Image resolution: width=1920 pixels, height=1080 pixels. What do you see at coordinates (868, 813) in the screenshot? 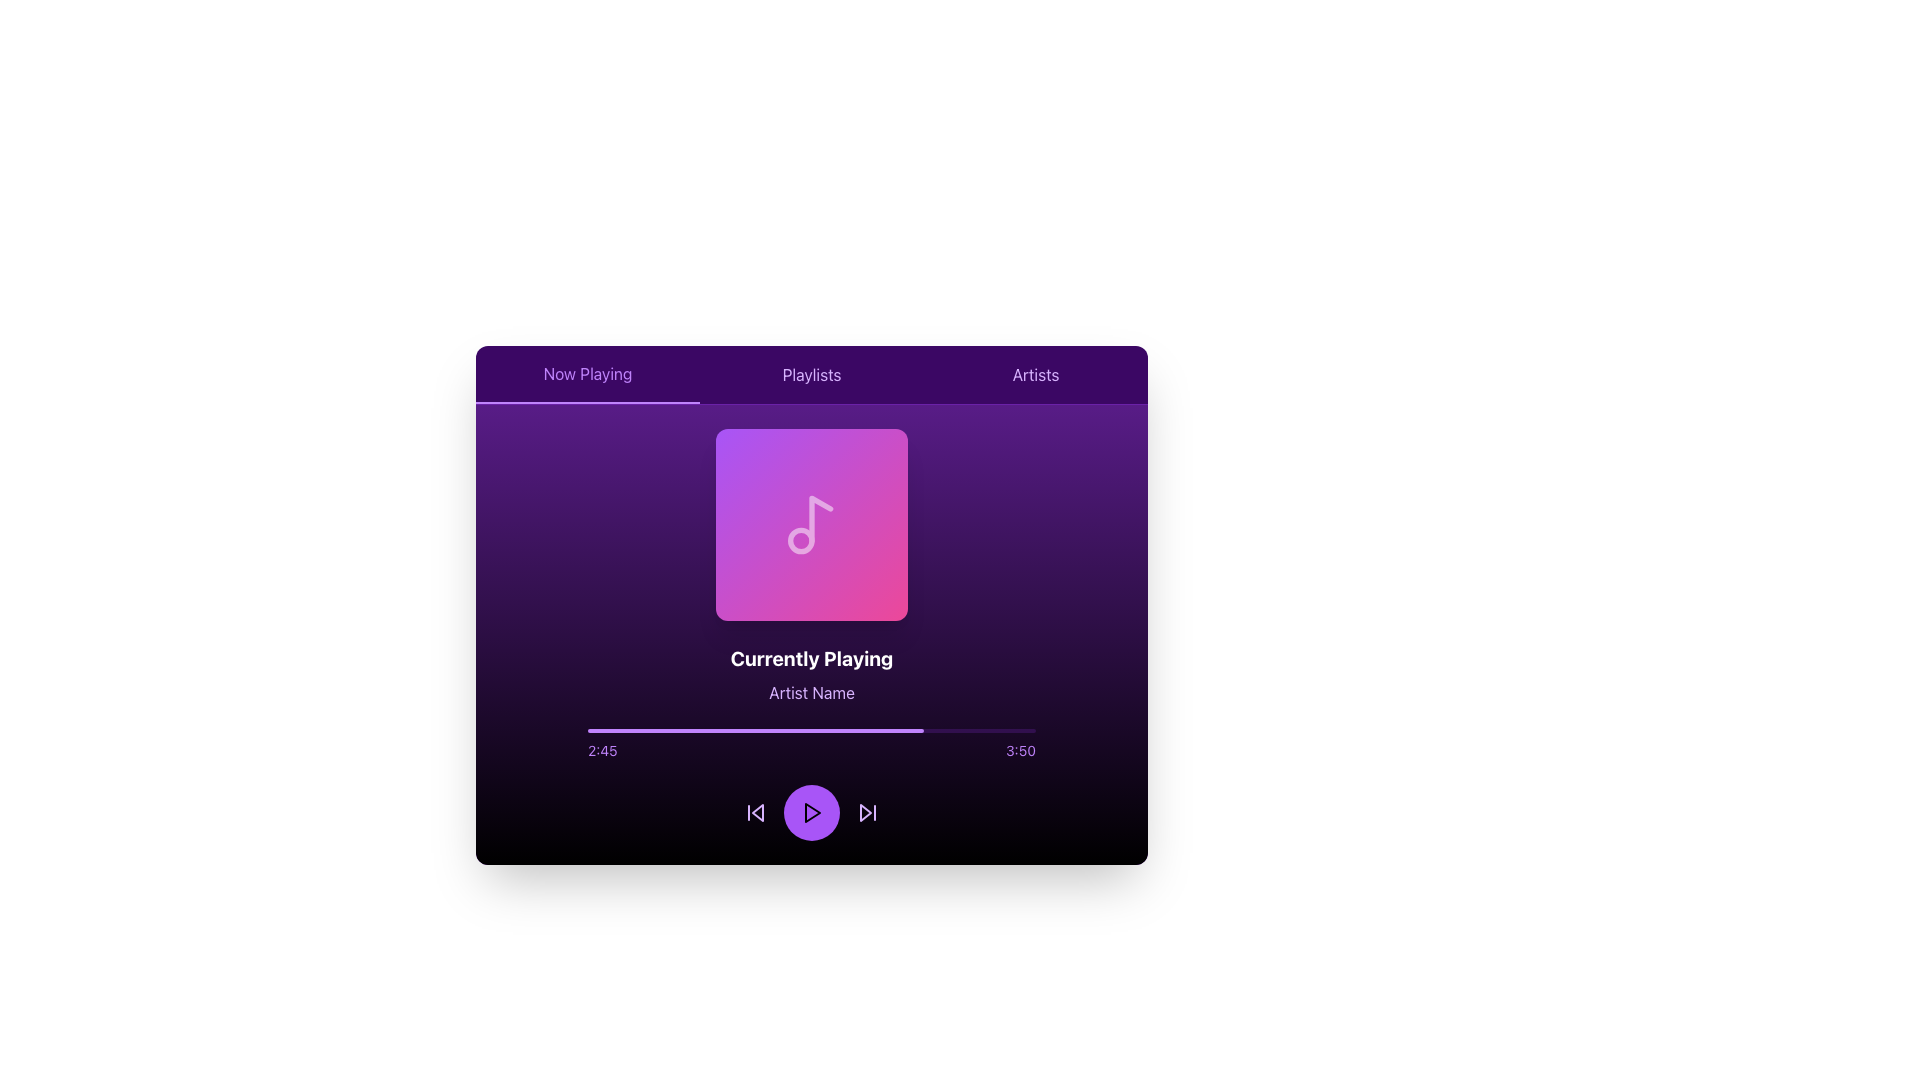
I see `the forward-skip button, which is a purple button with a right-pointing arrow located in the bottom-right corner of the media player interface` at bounding box center [868, 813].